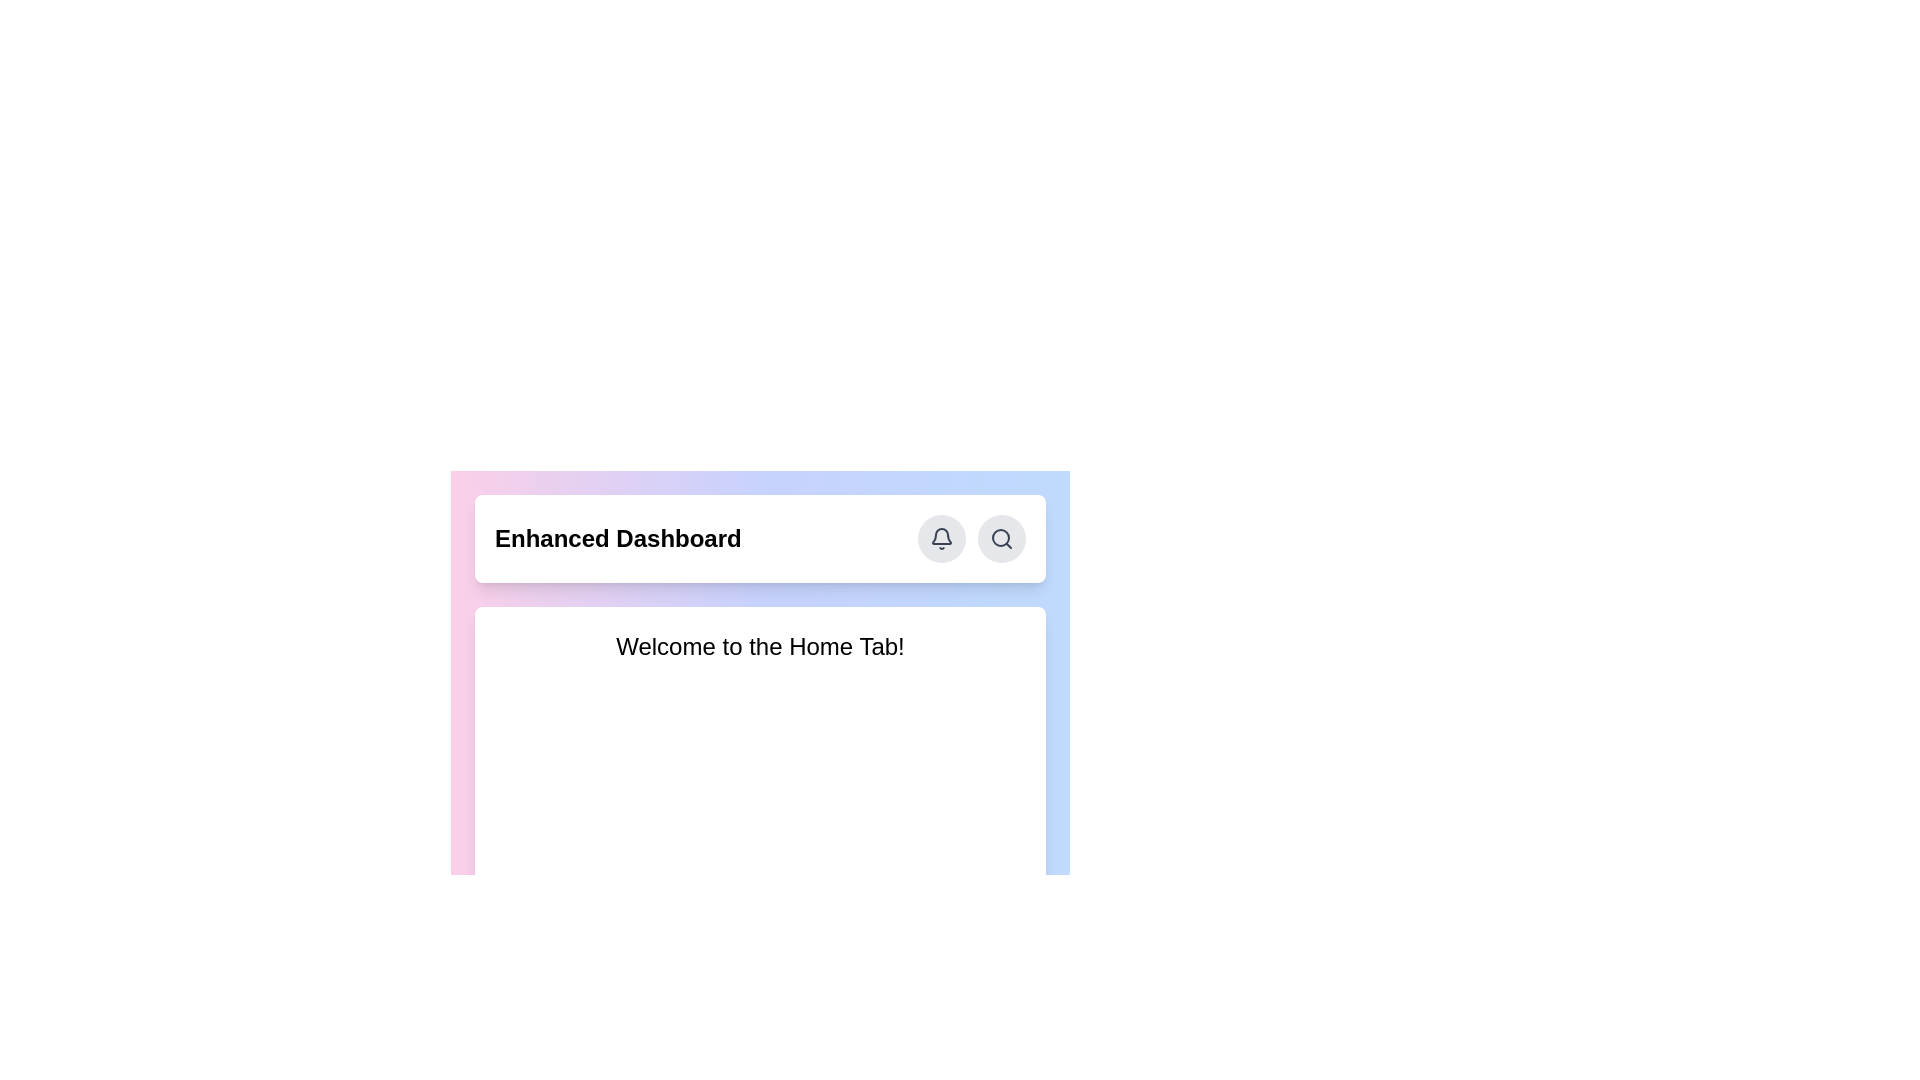  I want to click on the circular button with a gray background and a magnifying glass icon located on the upper right of the dashboard header to trigger a visual change indicating interaction, so click(1002, 538).